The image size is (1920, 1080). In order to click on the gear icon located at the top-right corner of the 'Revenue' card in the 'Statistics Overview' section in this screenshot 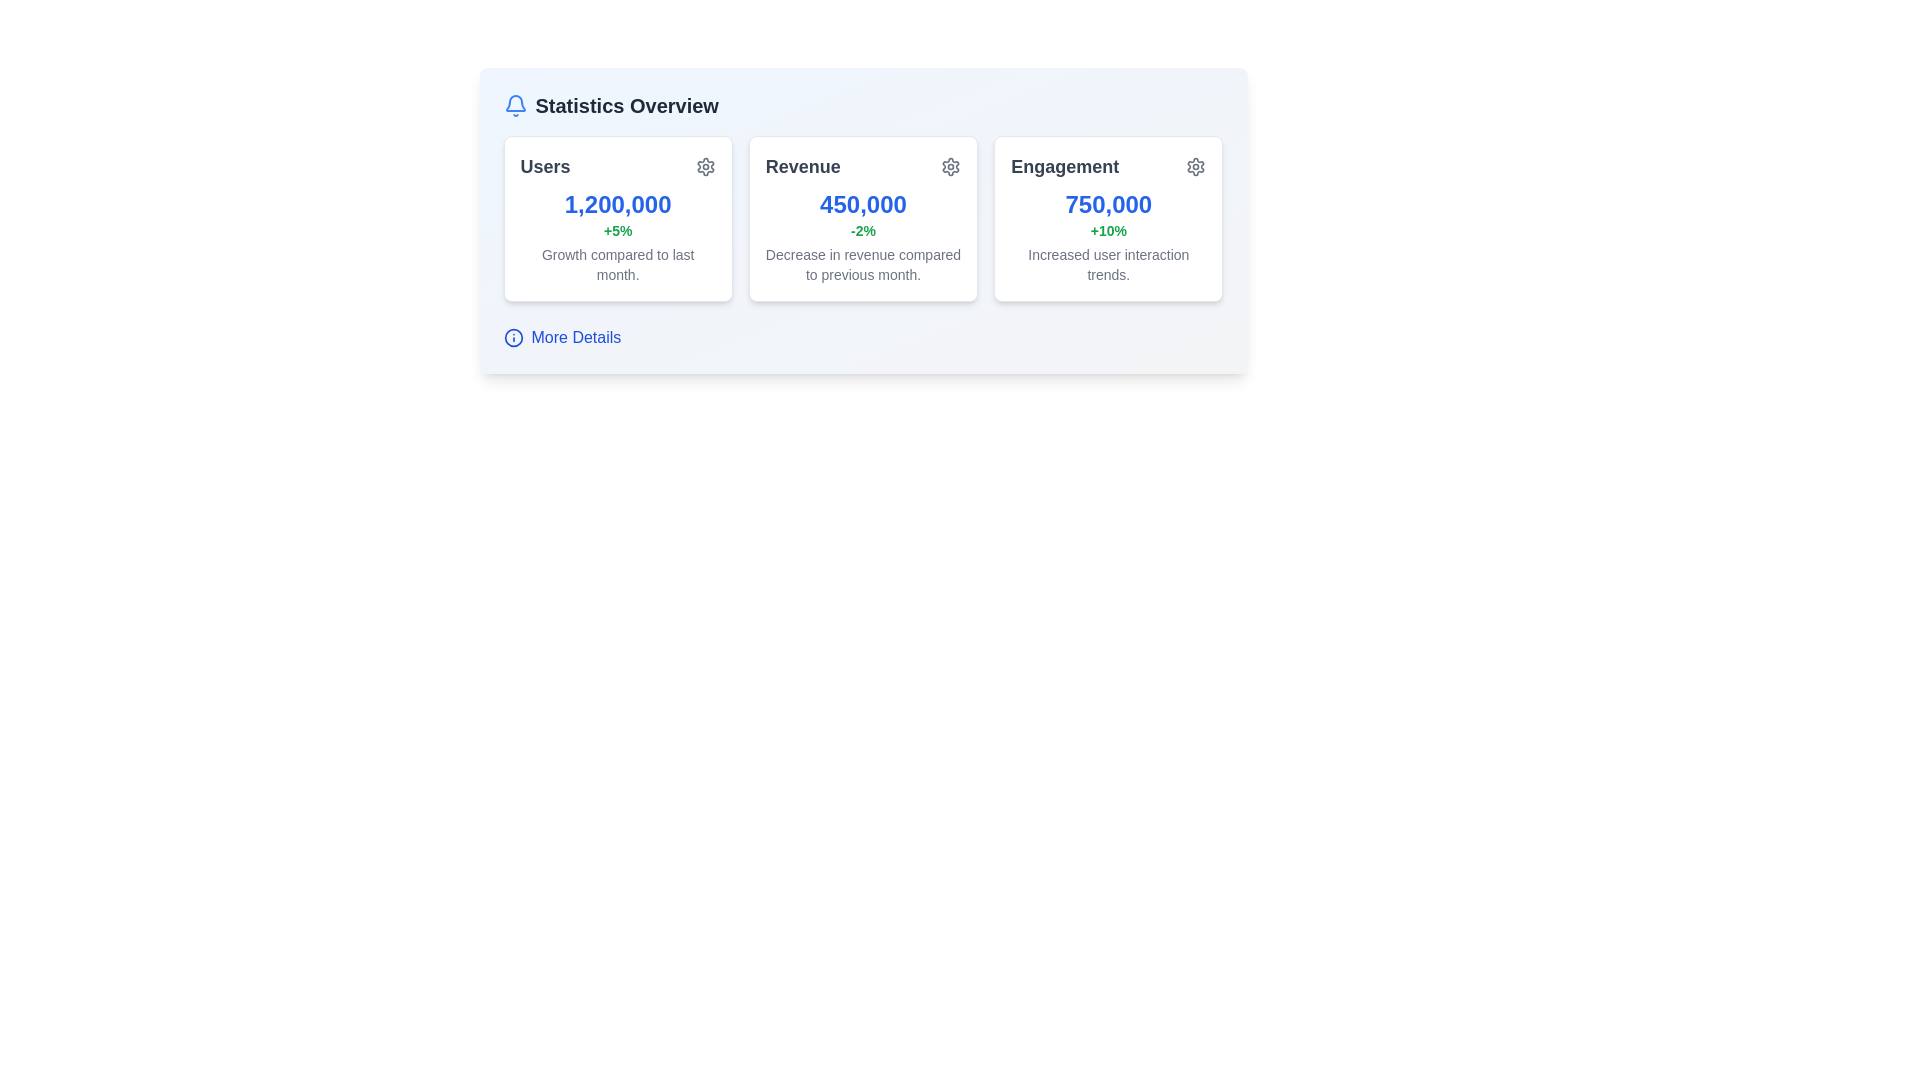, I will do `click(950, 165)`.